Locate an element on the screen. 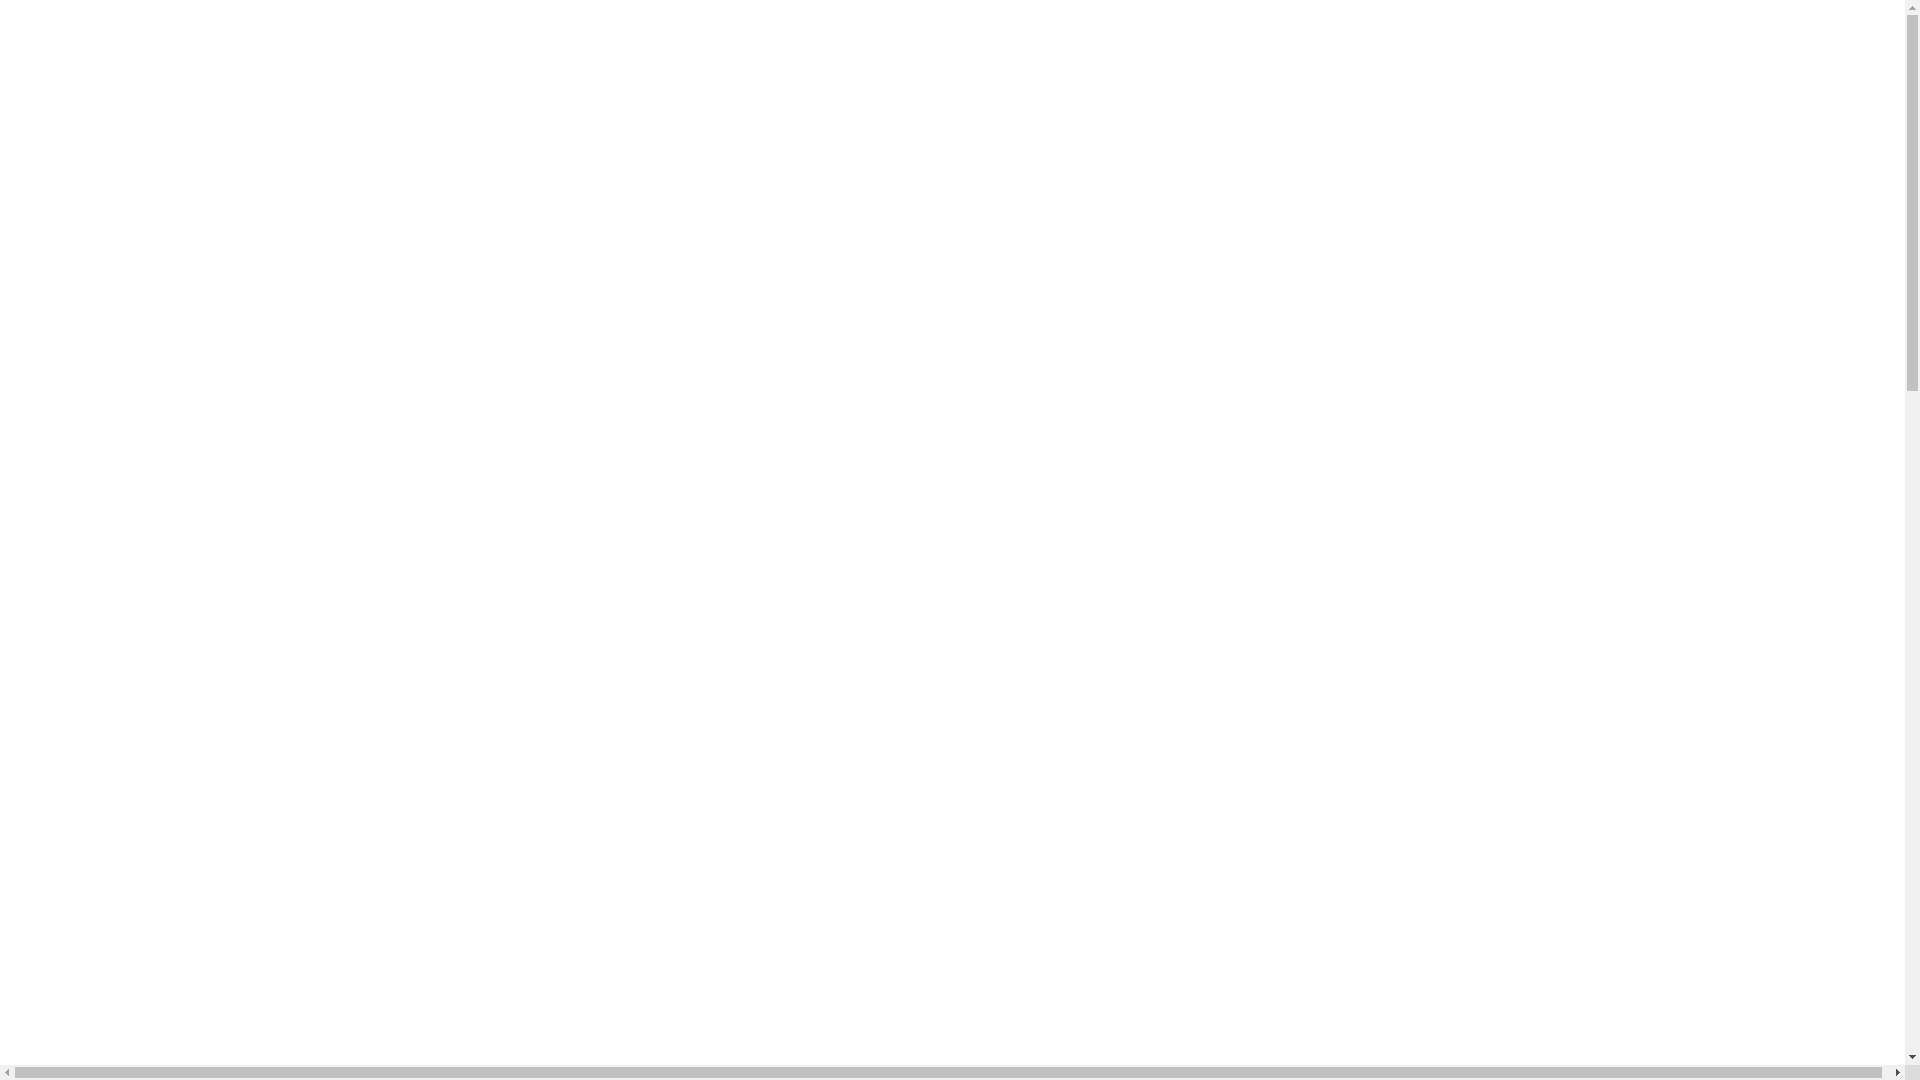 This screenshot has height=1080, width=1920. 'LOGIN' is located at coordinates (72, 85).